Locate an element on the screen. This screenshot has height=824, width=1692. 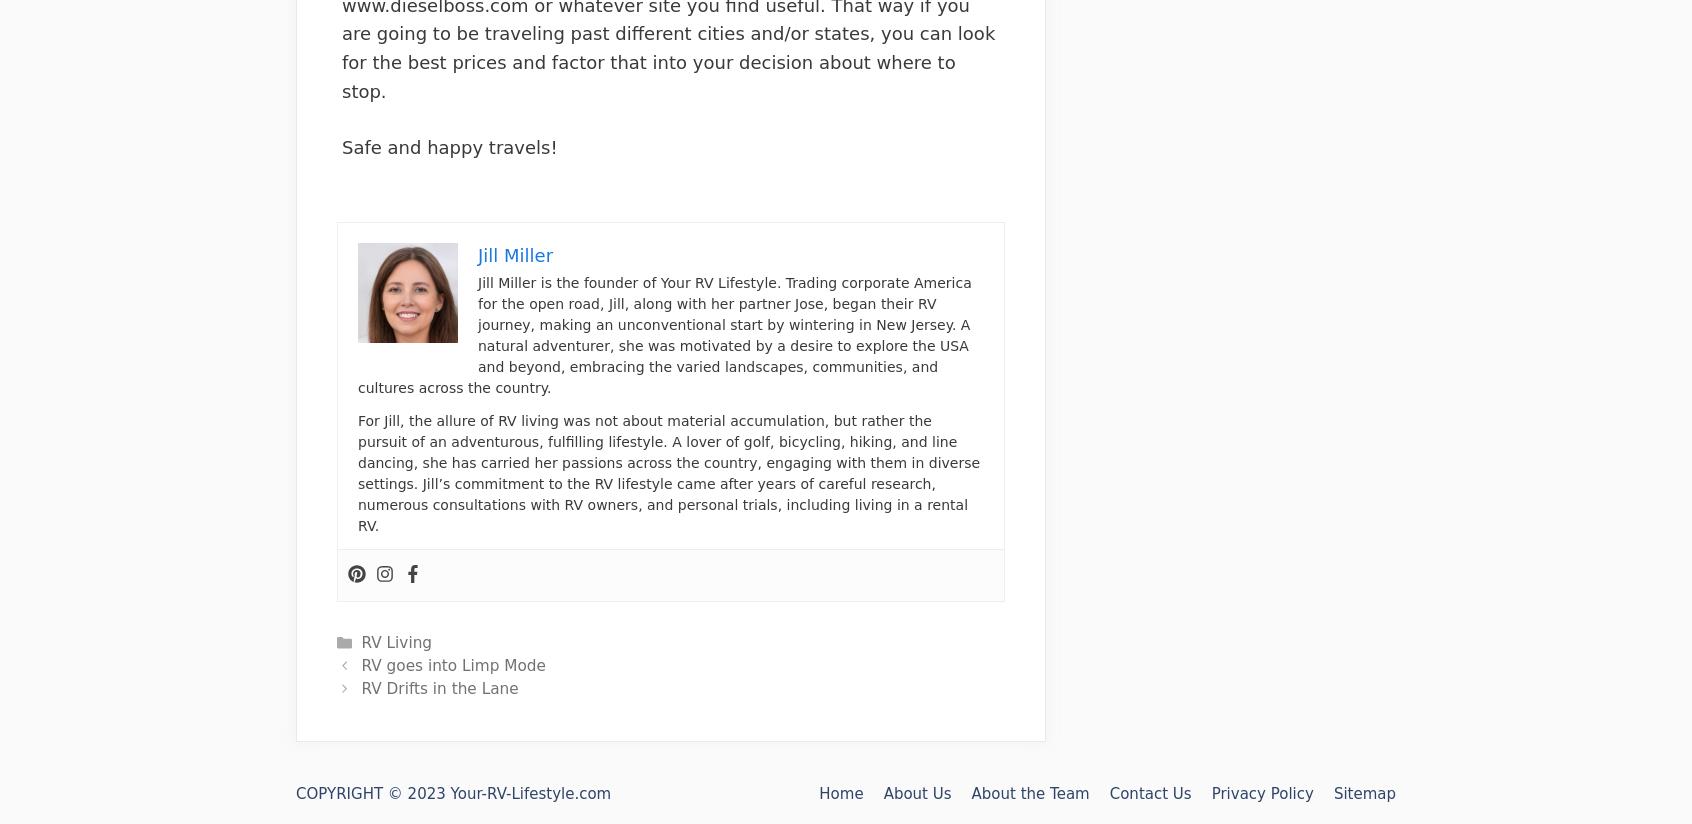
'For Jill, the allure of RV living was not about material accumulation, but rather the pursuit of an adventurous, fulfilling lifestyle. A lover of golf, bicycling, hiking, and line dancing, she has carried her passions across the country, engaging with them in diverse settings. Jill’s commitment to the RV lifestyle came after years of careful research, numerous consultations with RV owners, and personal trials, including living in a rental RV.' is located at coordinates (669, 472).